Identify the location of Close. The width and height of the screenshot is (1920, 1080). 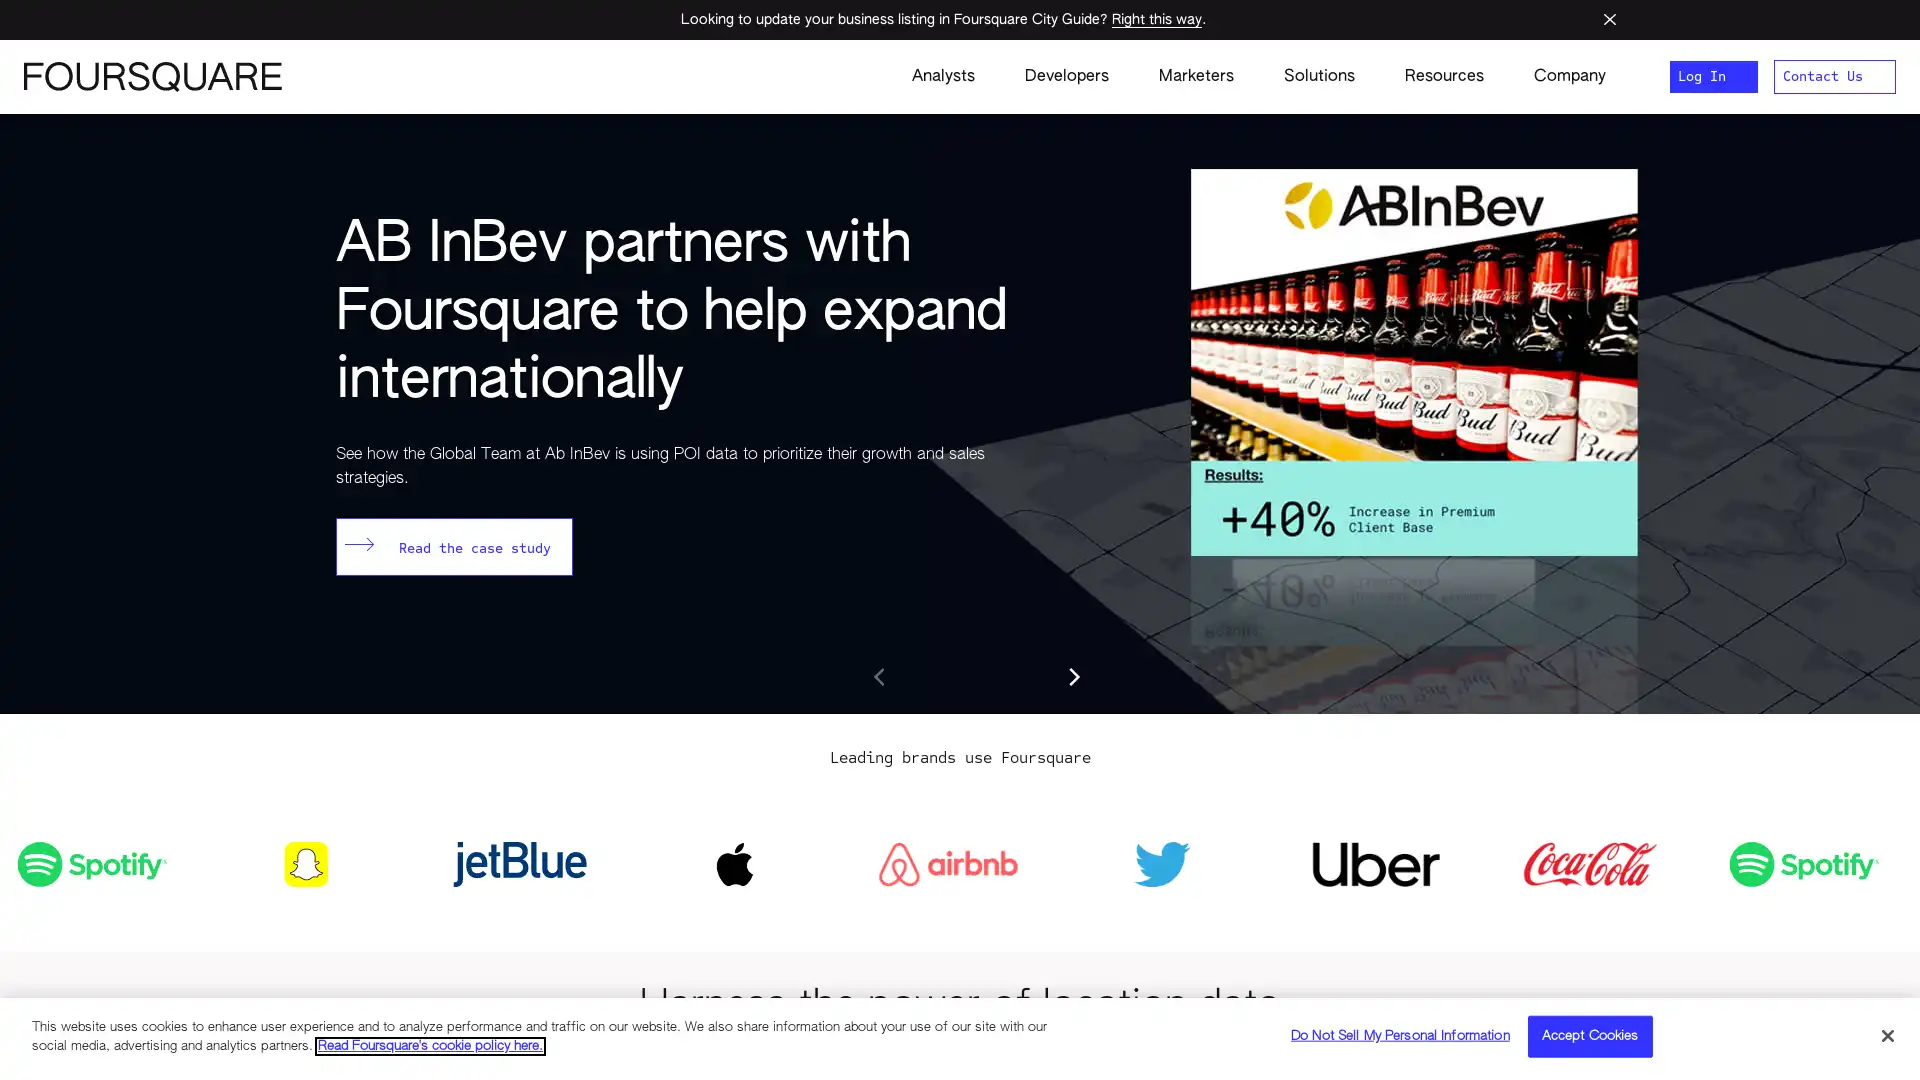
(1886, 1034).